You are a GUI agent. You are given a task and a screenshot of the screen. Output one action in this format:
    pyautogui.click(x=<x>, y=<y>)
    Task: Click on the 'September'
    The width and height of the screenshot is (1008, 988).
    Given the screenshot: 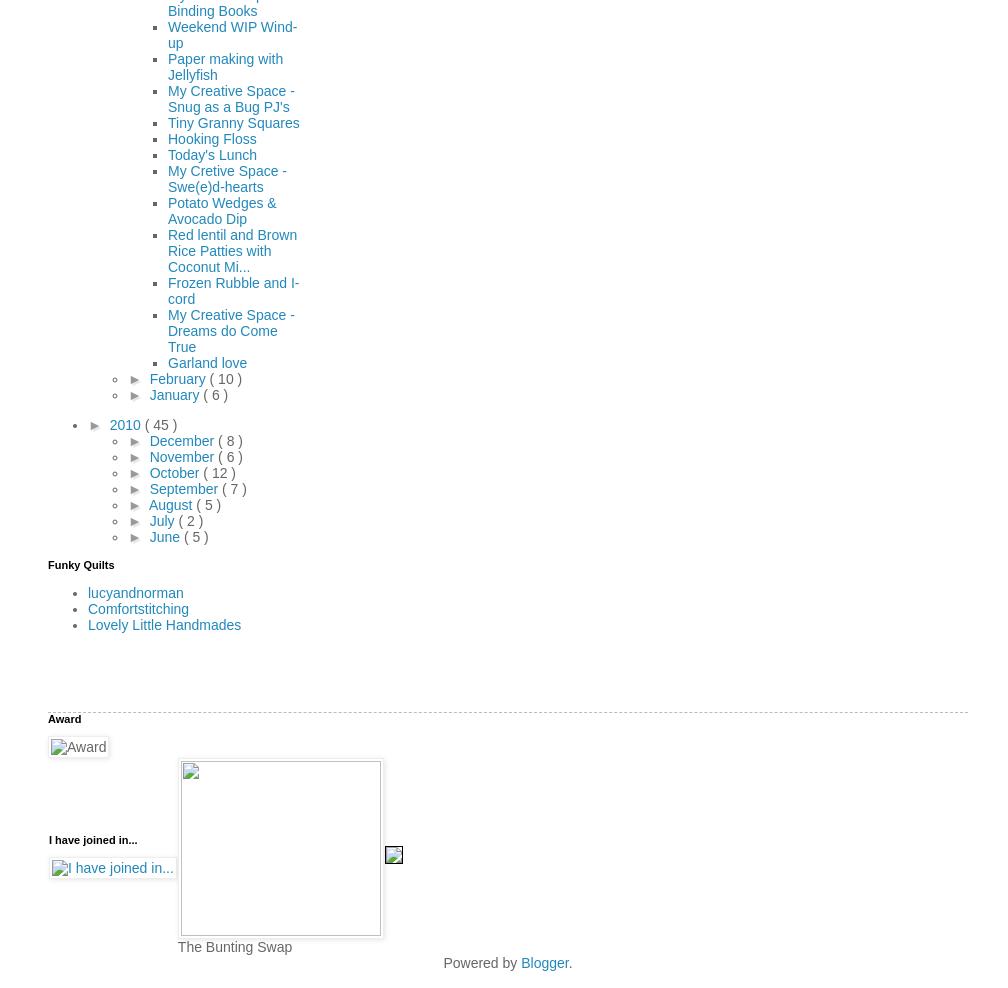 What is the action you would take?
    pyautogui.click(x=185, y=487)
    